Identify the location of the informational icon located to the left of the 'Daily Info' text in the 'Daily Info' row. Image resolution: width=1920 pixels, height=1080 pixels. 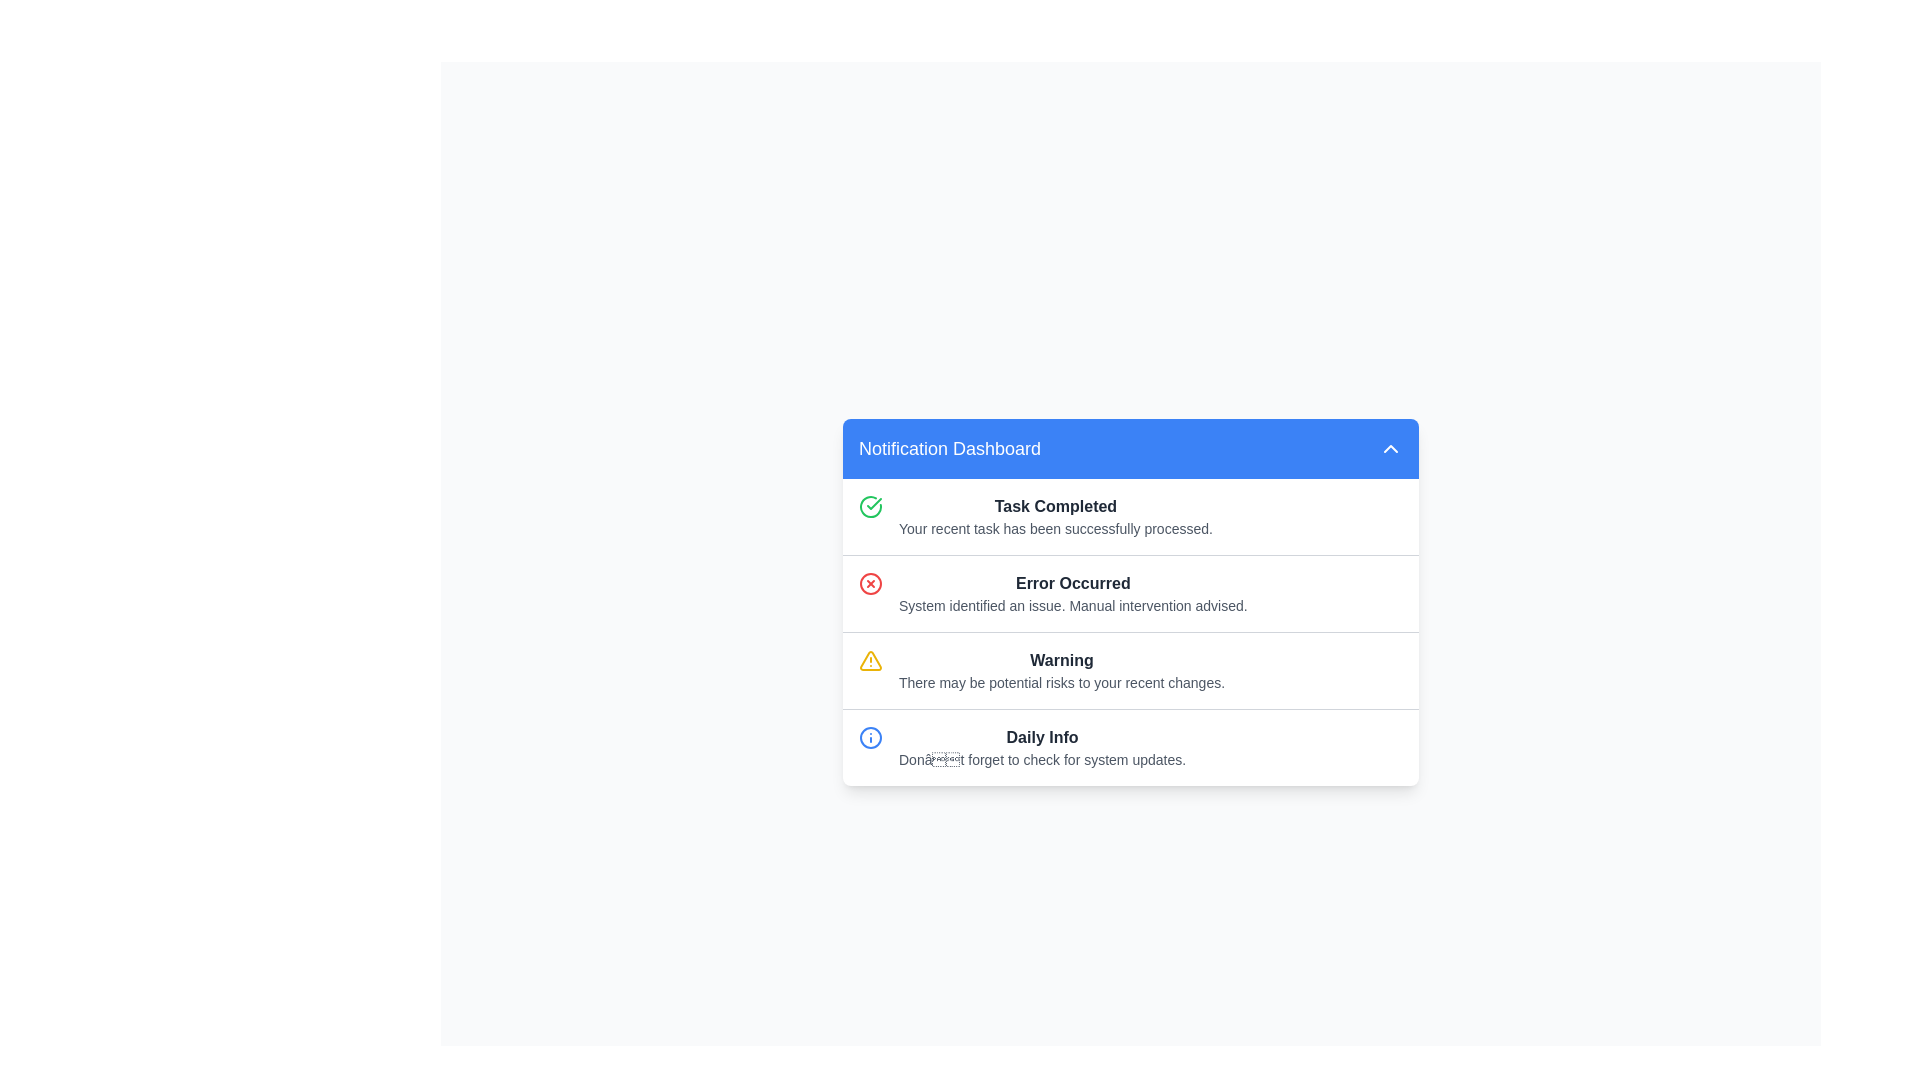
(870, 747).